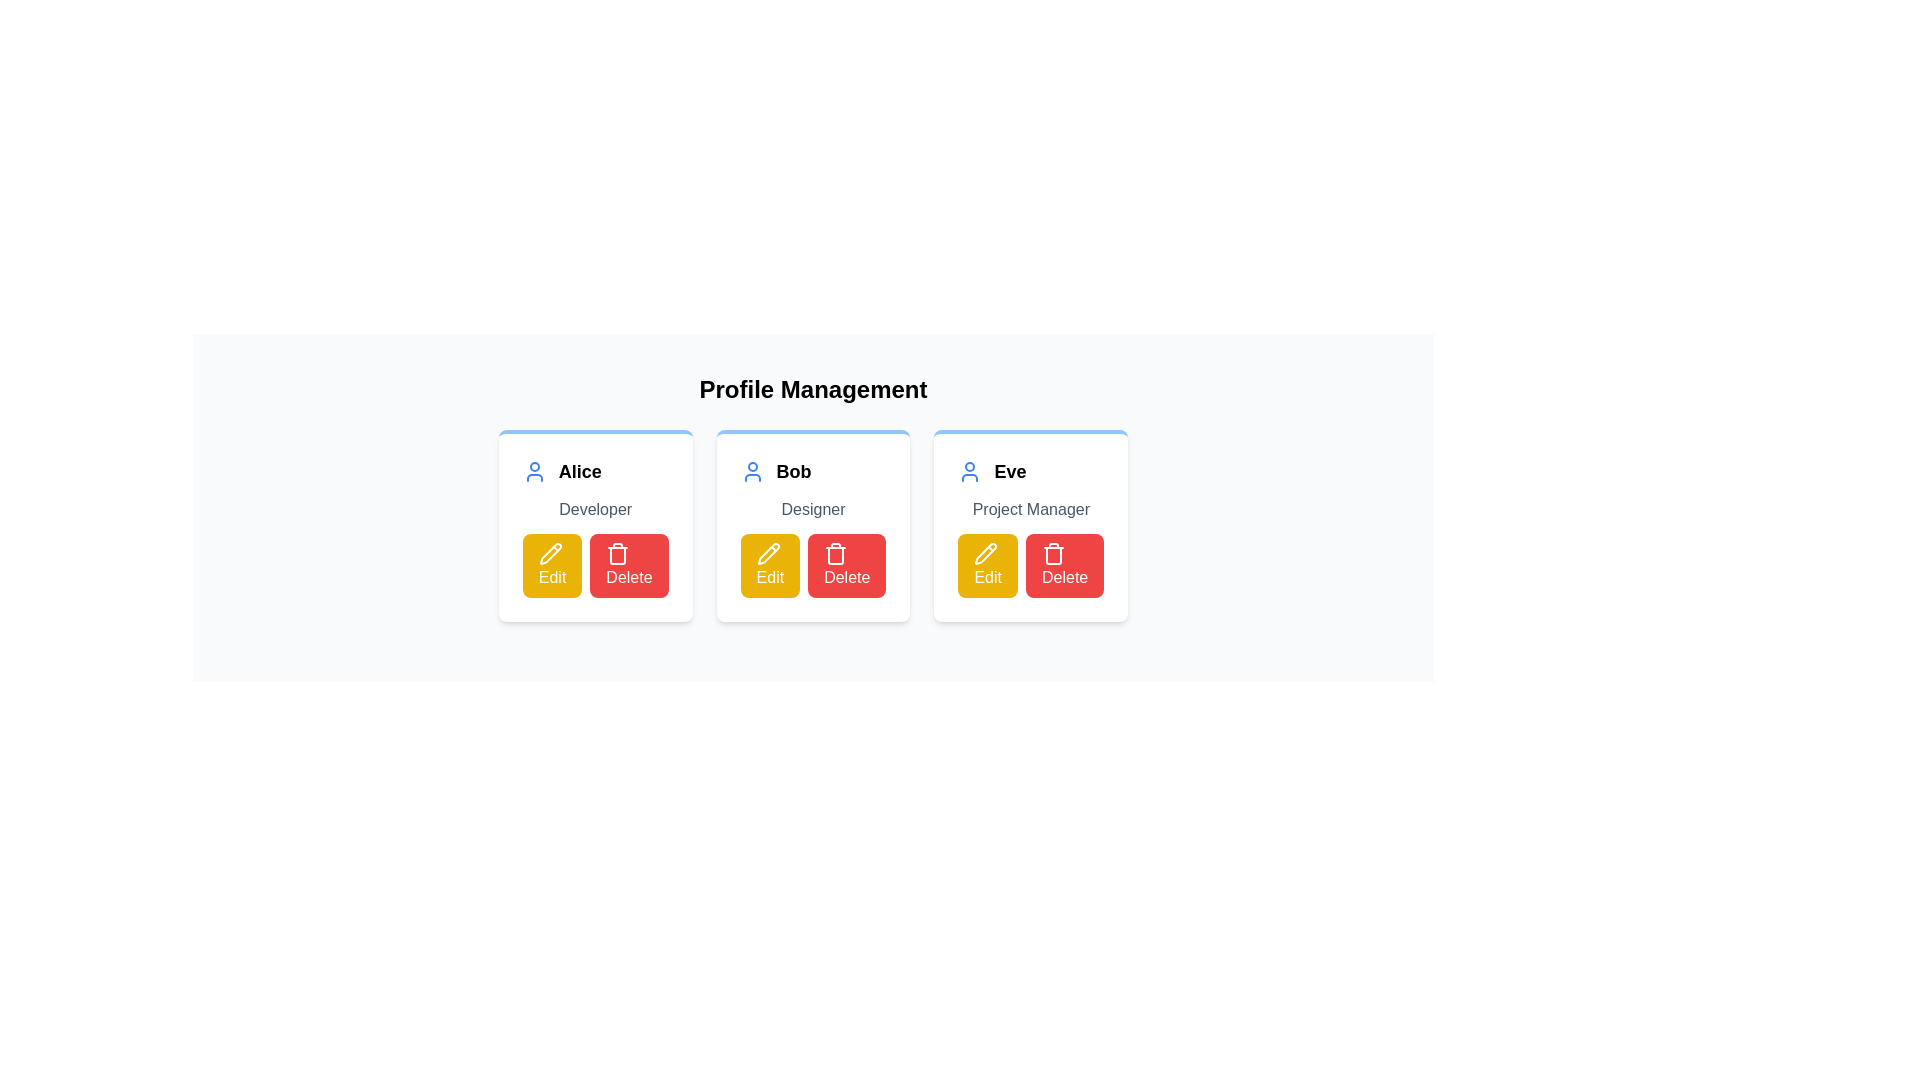 This screenshot has width=1920, height=1080. Describe the element at coordinates (813, 524) in the screenshot. I see `the 'Delete' button located at the bottom of the profile management card for the user 'Bob'` at that location.